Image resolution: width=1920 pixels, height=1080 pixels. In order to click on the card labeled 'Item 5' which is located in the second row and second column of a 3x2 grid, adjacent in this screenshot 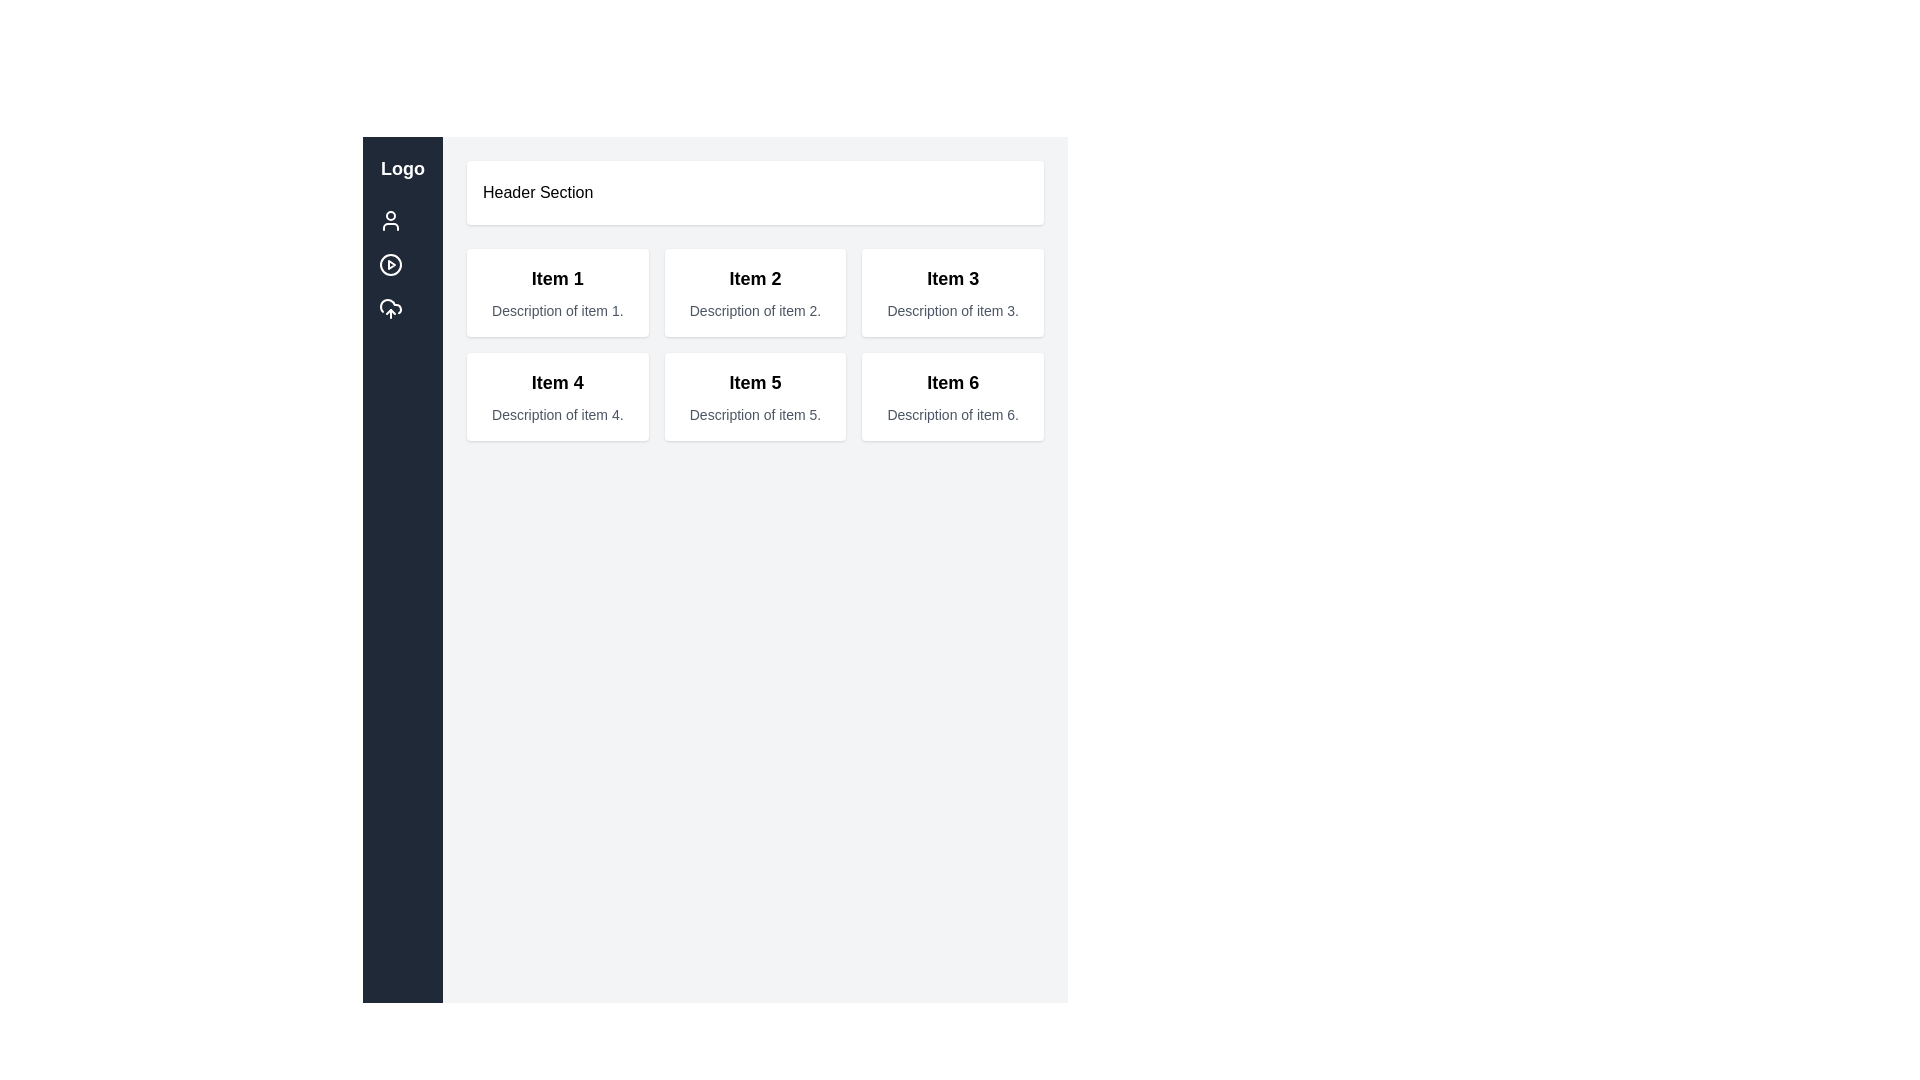, I will do `click(754, 397)`.